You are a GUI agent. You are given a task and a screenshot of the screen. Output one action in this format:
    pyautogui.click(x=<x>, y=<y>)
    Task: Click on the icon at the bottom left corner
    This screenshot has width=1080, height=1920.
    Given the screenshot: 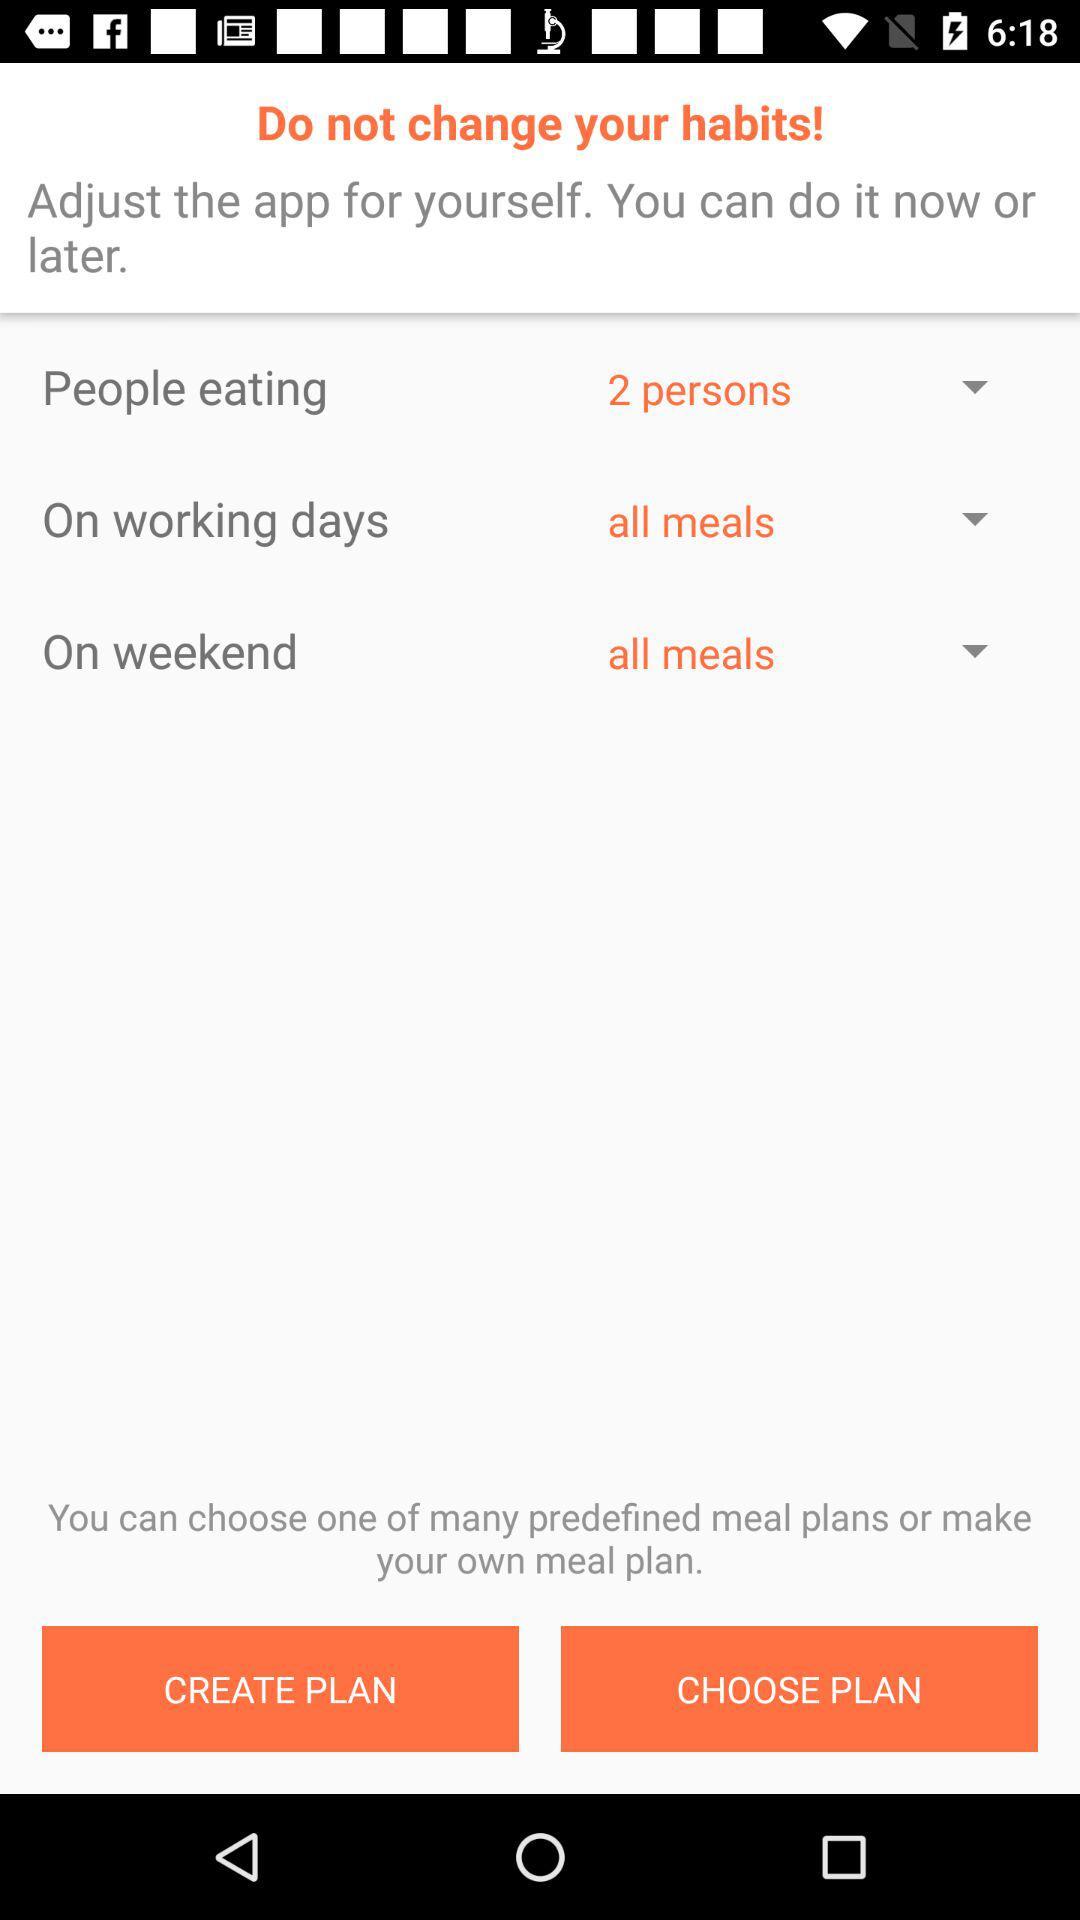 What is the action you would take?
    pyautogui.click(x=280, y=1688)
    